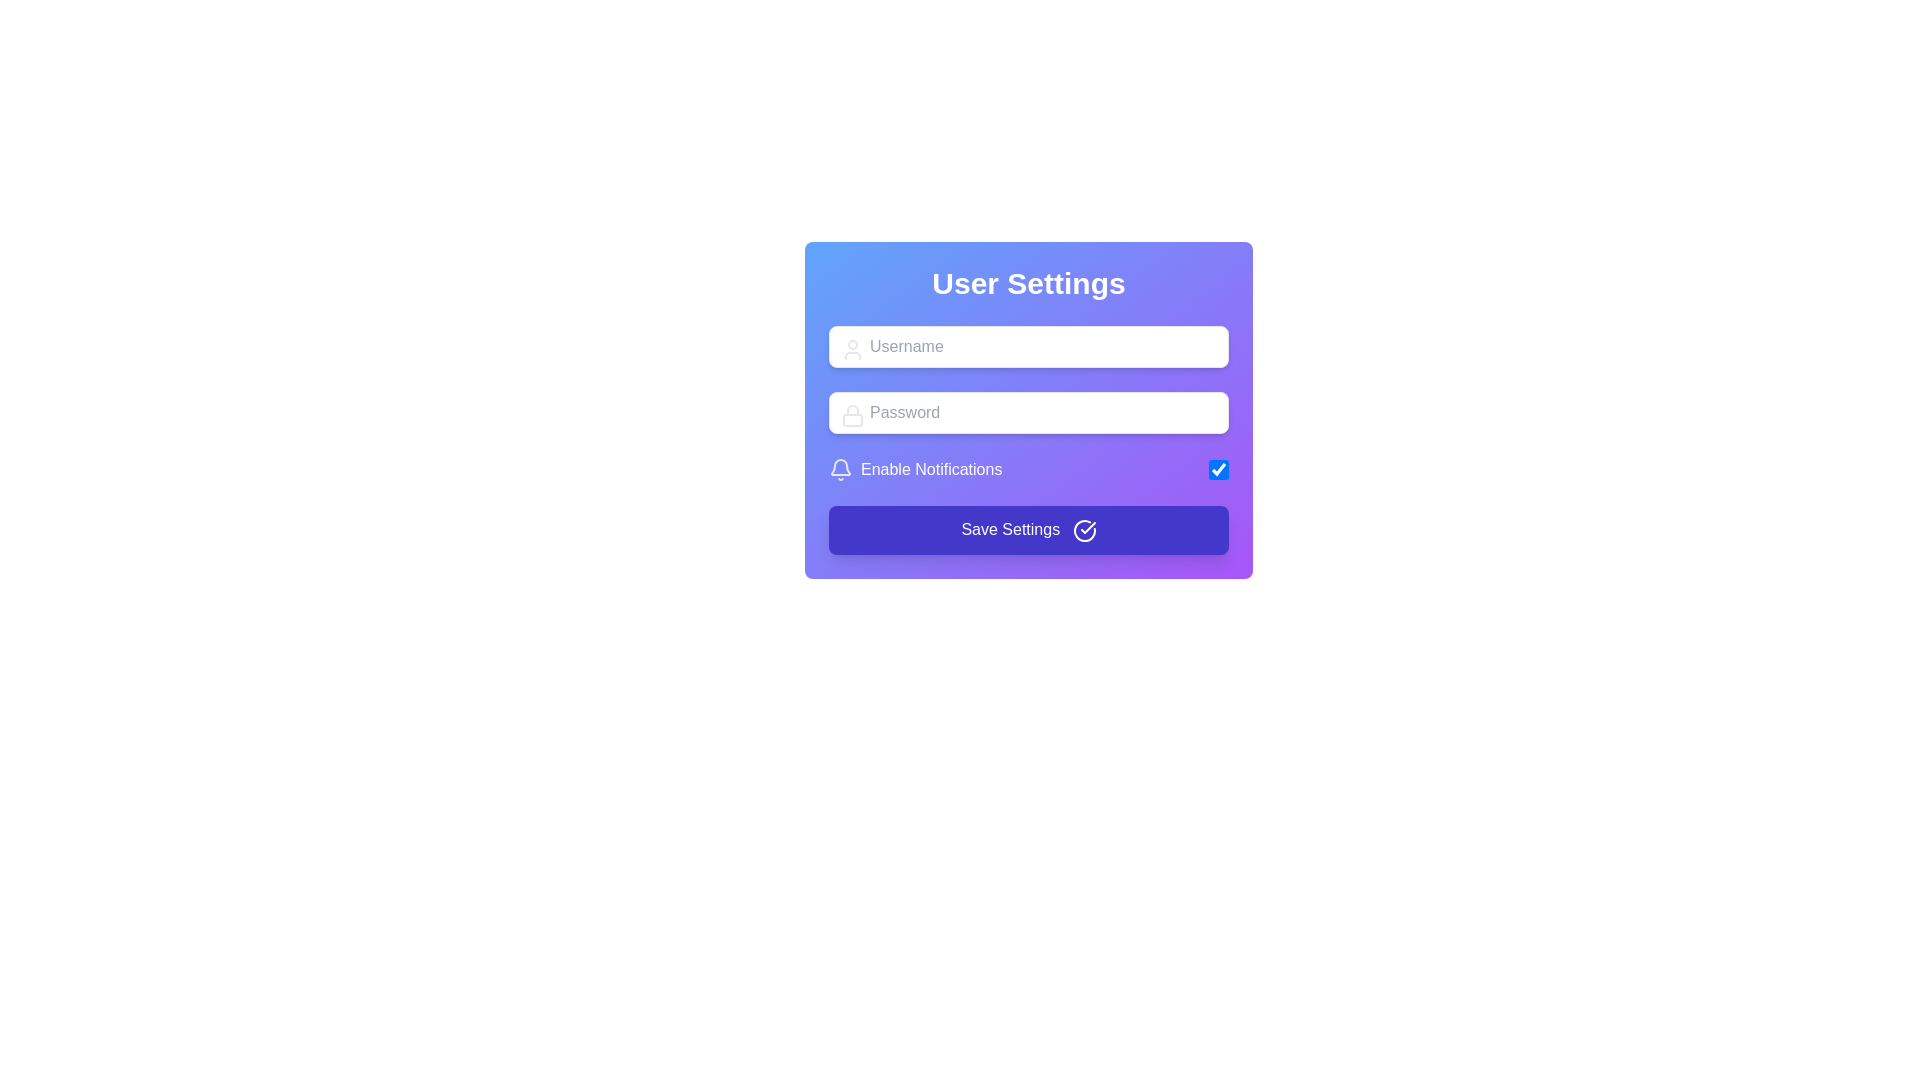 Image resolution: width=1920 pixels, height=1080 pixels. I want to click on the circular check mark icon within the 'Save Settings' button, located near the right edge of the button, so click(1083, 529).